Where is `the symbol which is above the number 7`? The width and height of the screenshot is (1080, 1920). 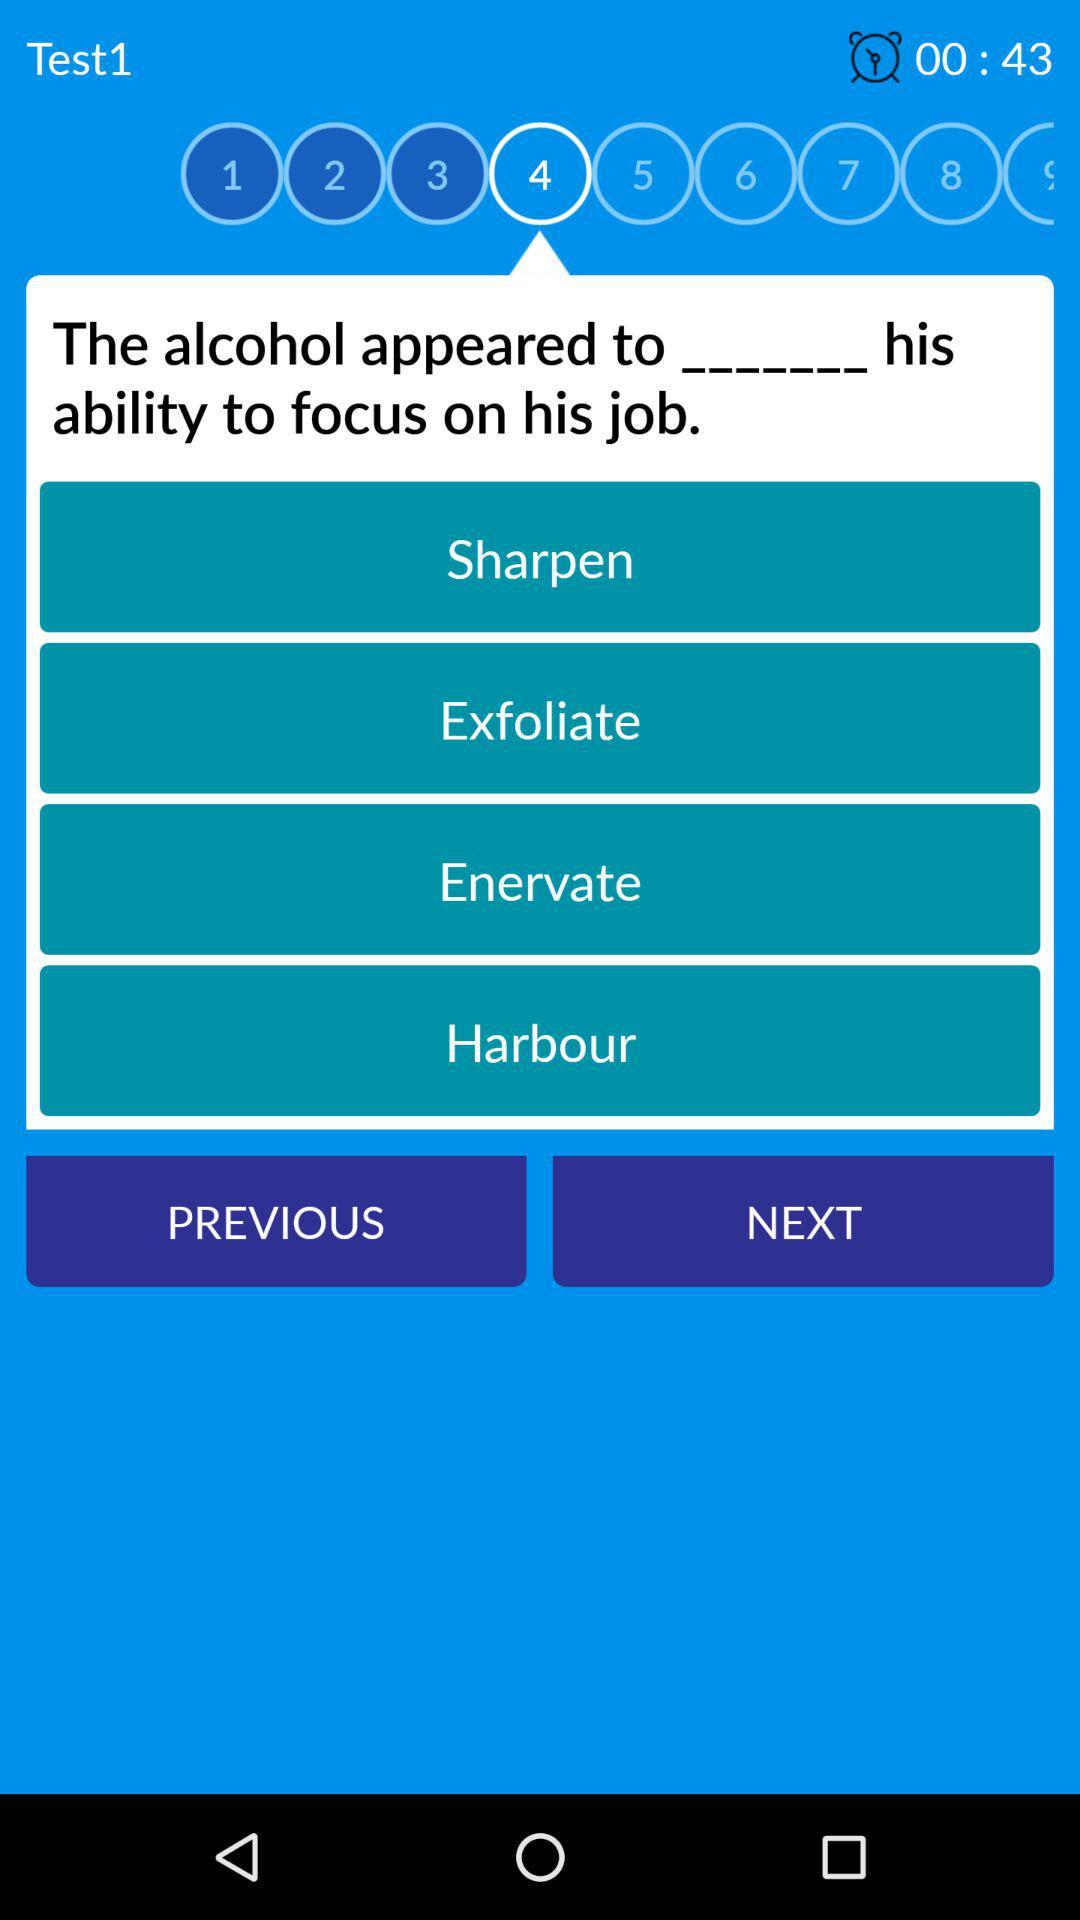
the symbol which is above the number 7 is located at coordinates (874, 57).